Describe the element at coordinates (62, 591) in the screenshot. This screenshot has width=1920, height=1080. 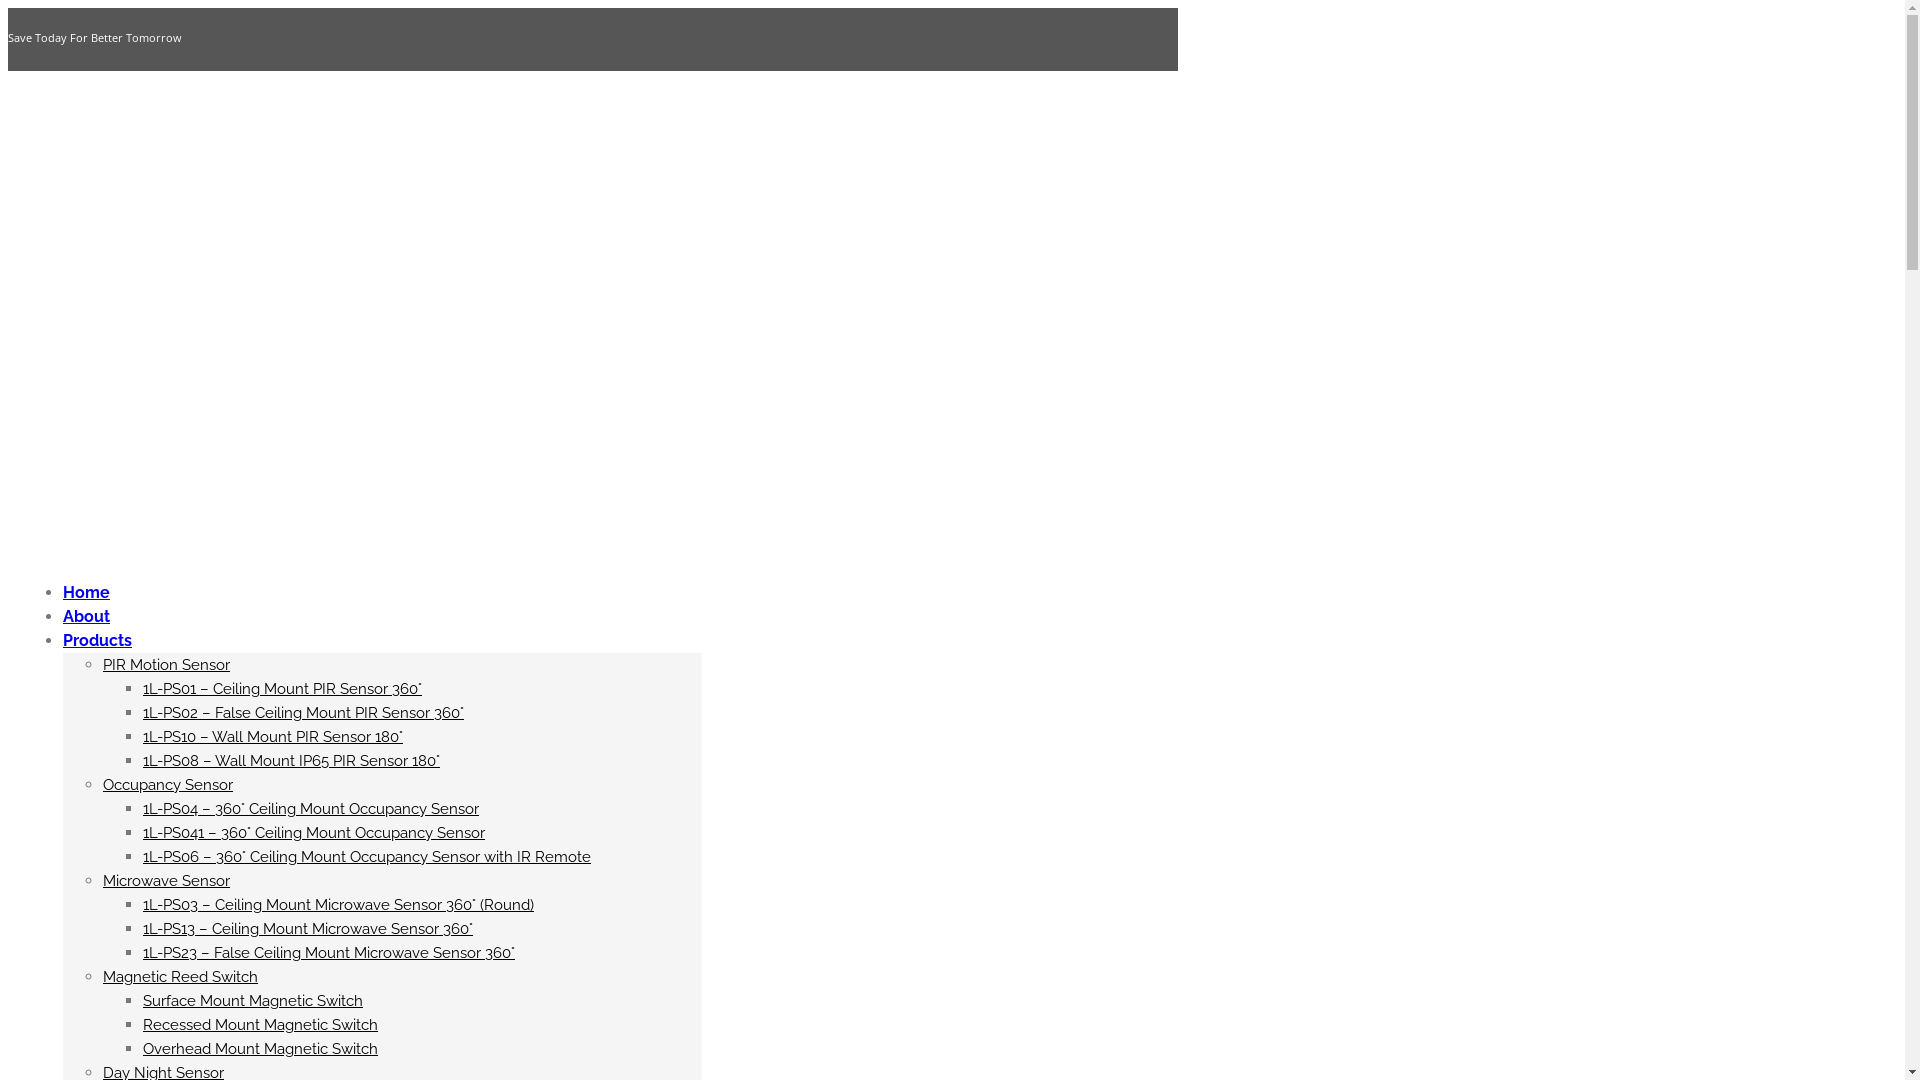
I see `'Home'` at that location.